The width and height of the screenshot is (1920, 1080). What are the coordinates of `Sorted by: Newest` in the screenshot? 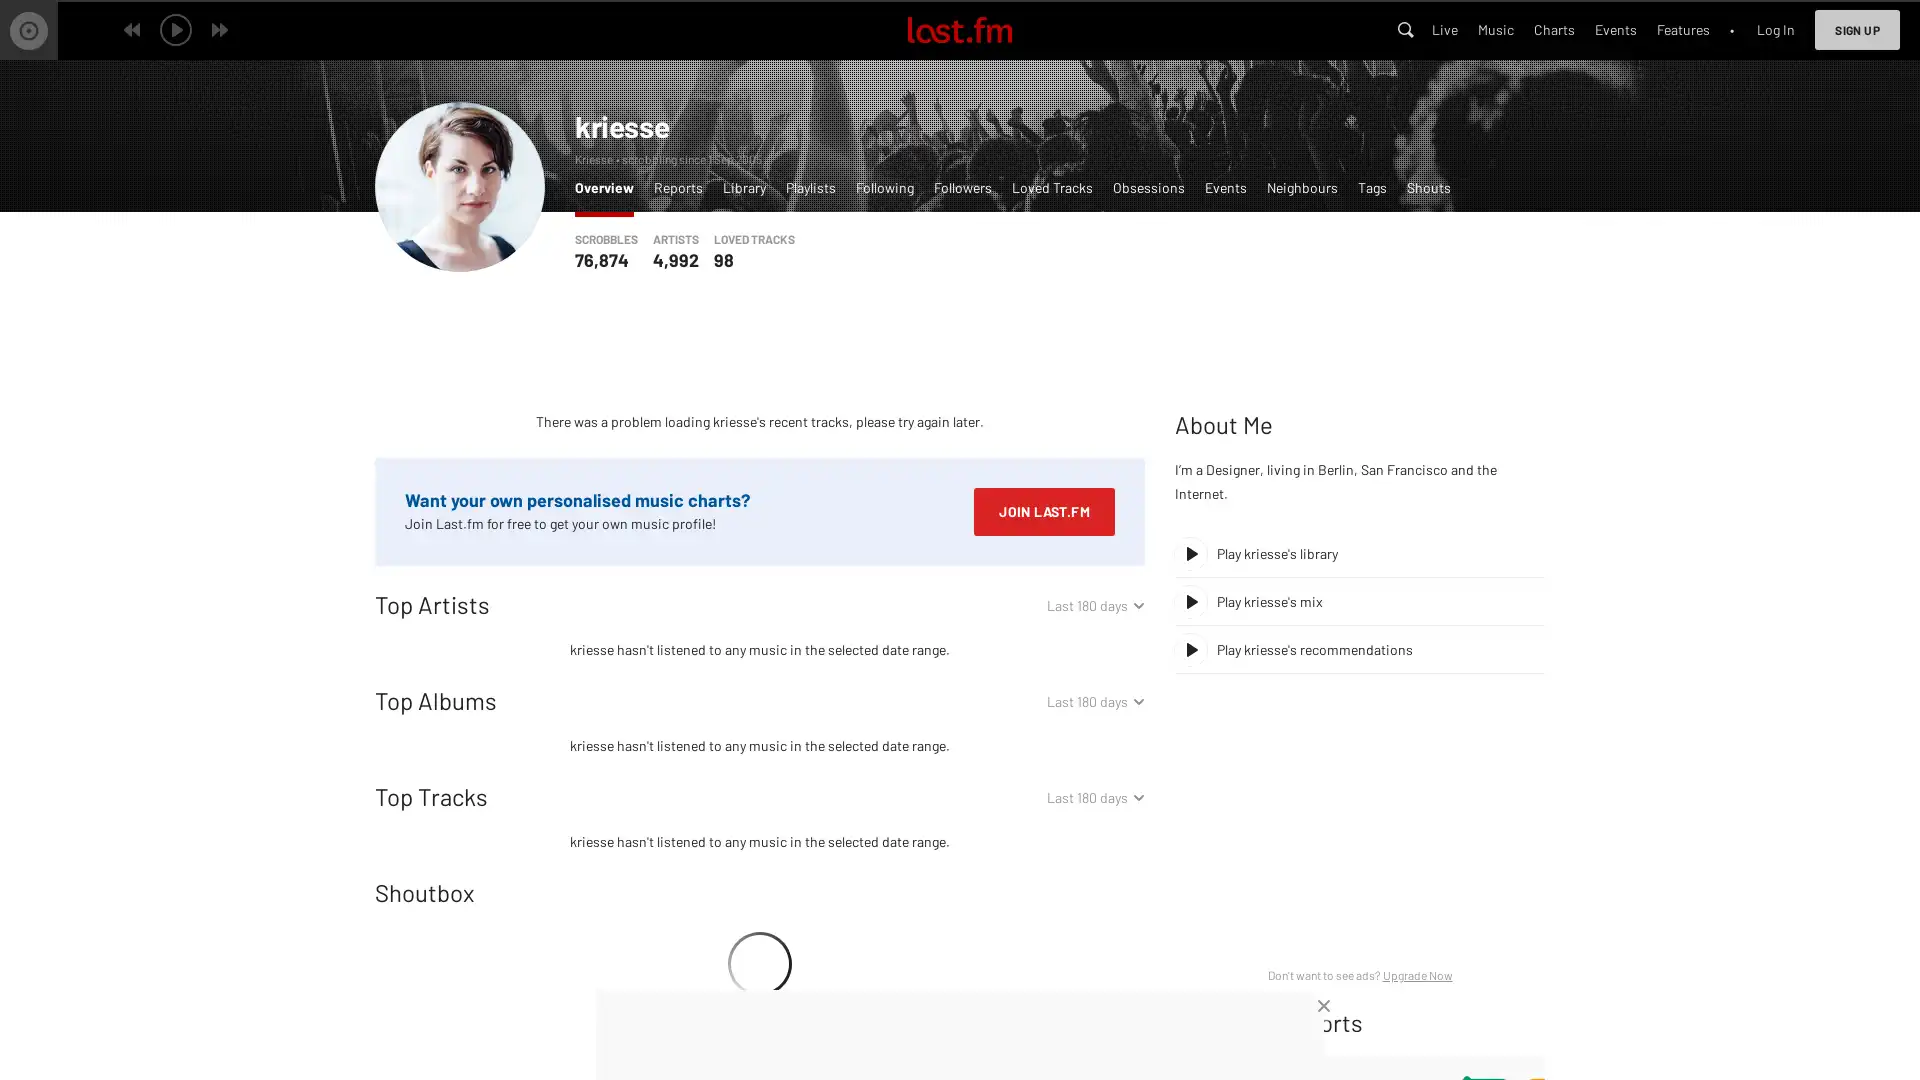 It's located at (1112, 893).